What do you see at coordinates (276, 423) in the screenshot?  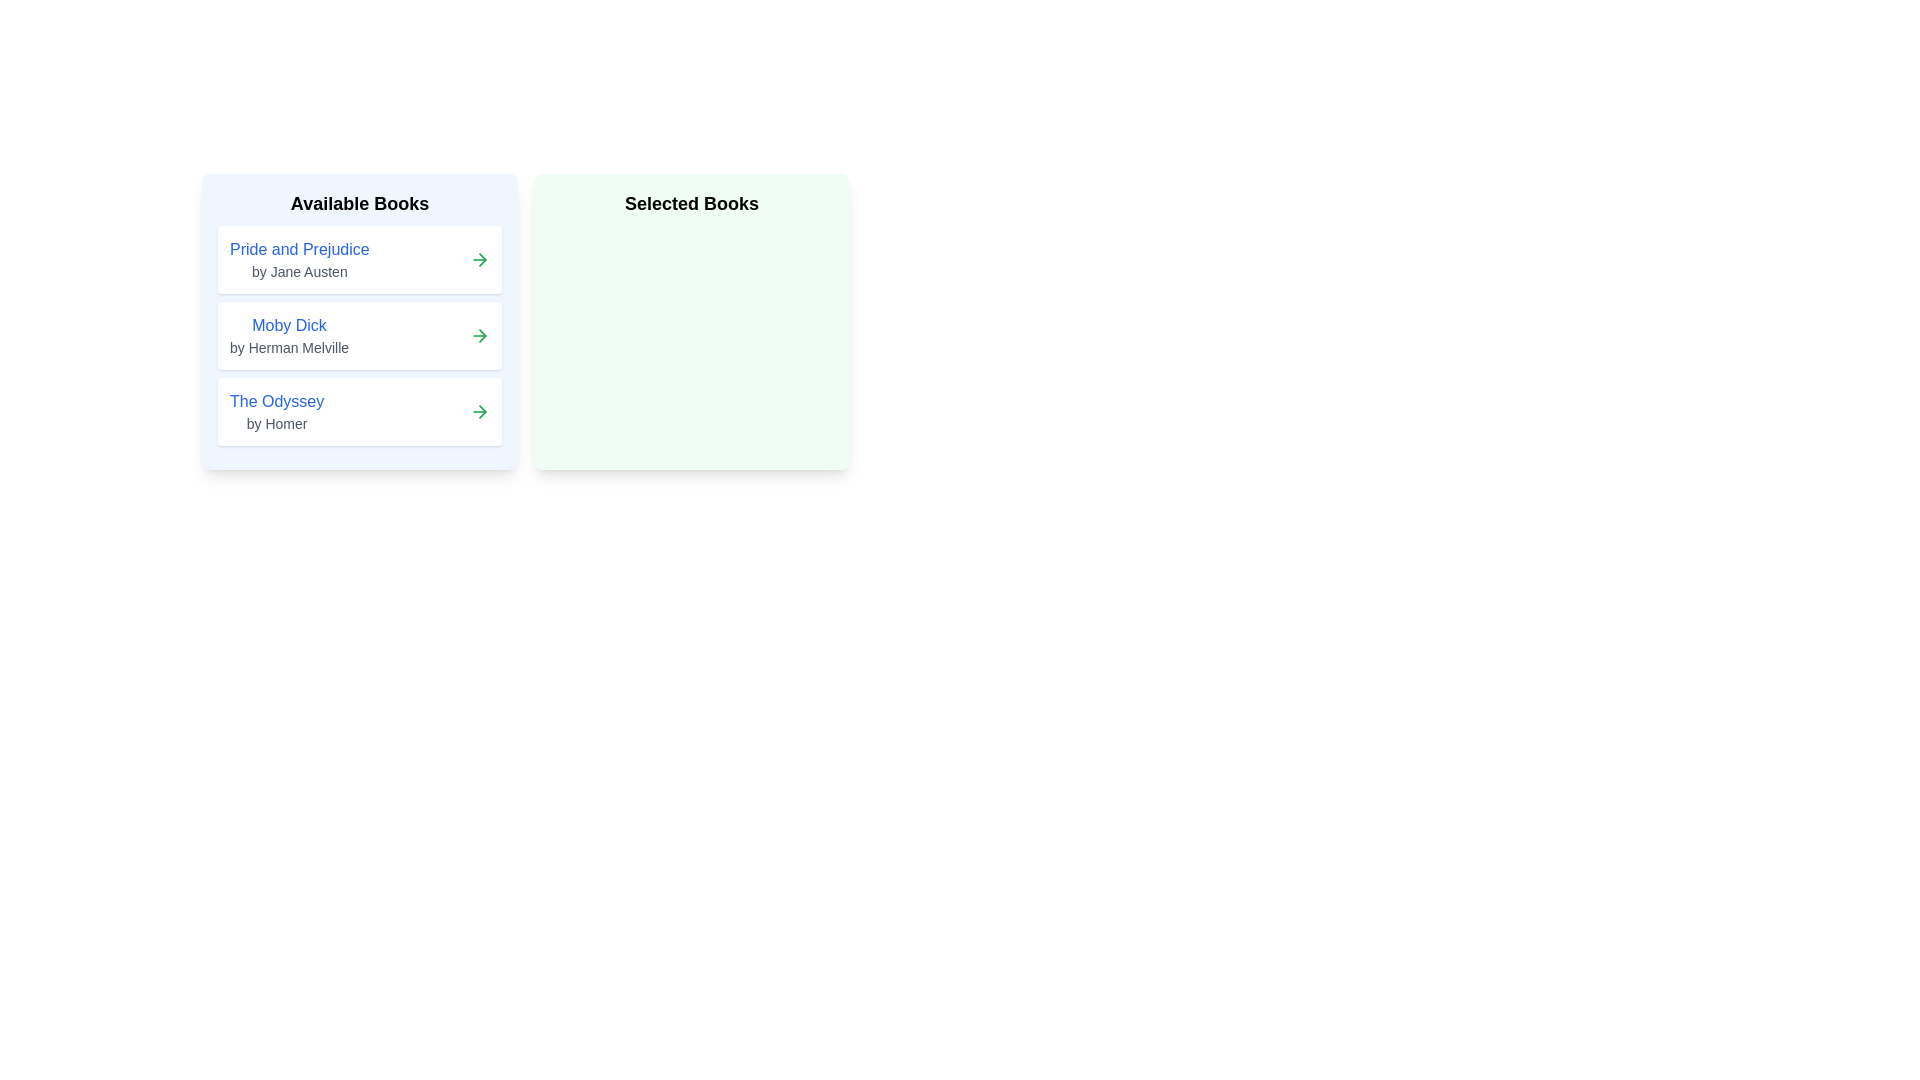 I see `author's name 'Homer' displayed as a text label below the title 'The Odyssey' in the 'Available Books' section` at bounding box center [276, 423].